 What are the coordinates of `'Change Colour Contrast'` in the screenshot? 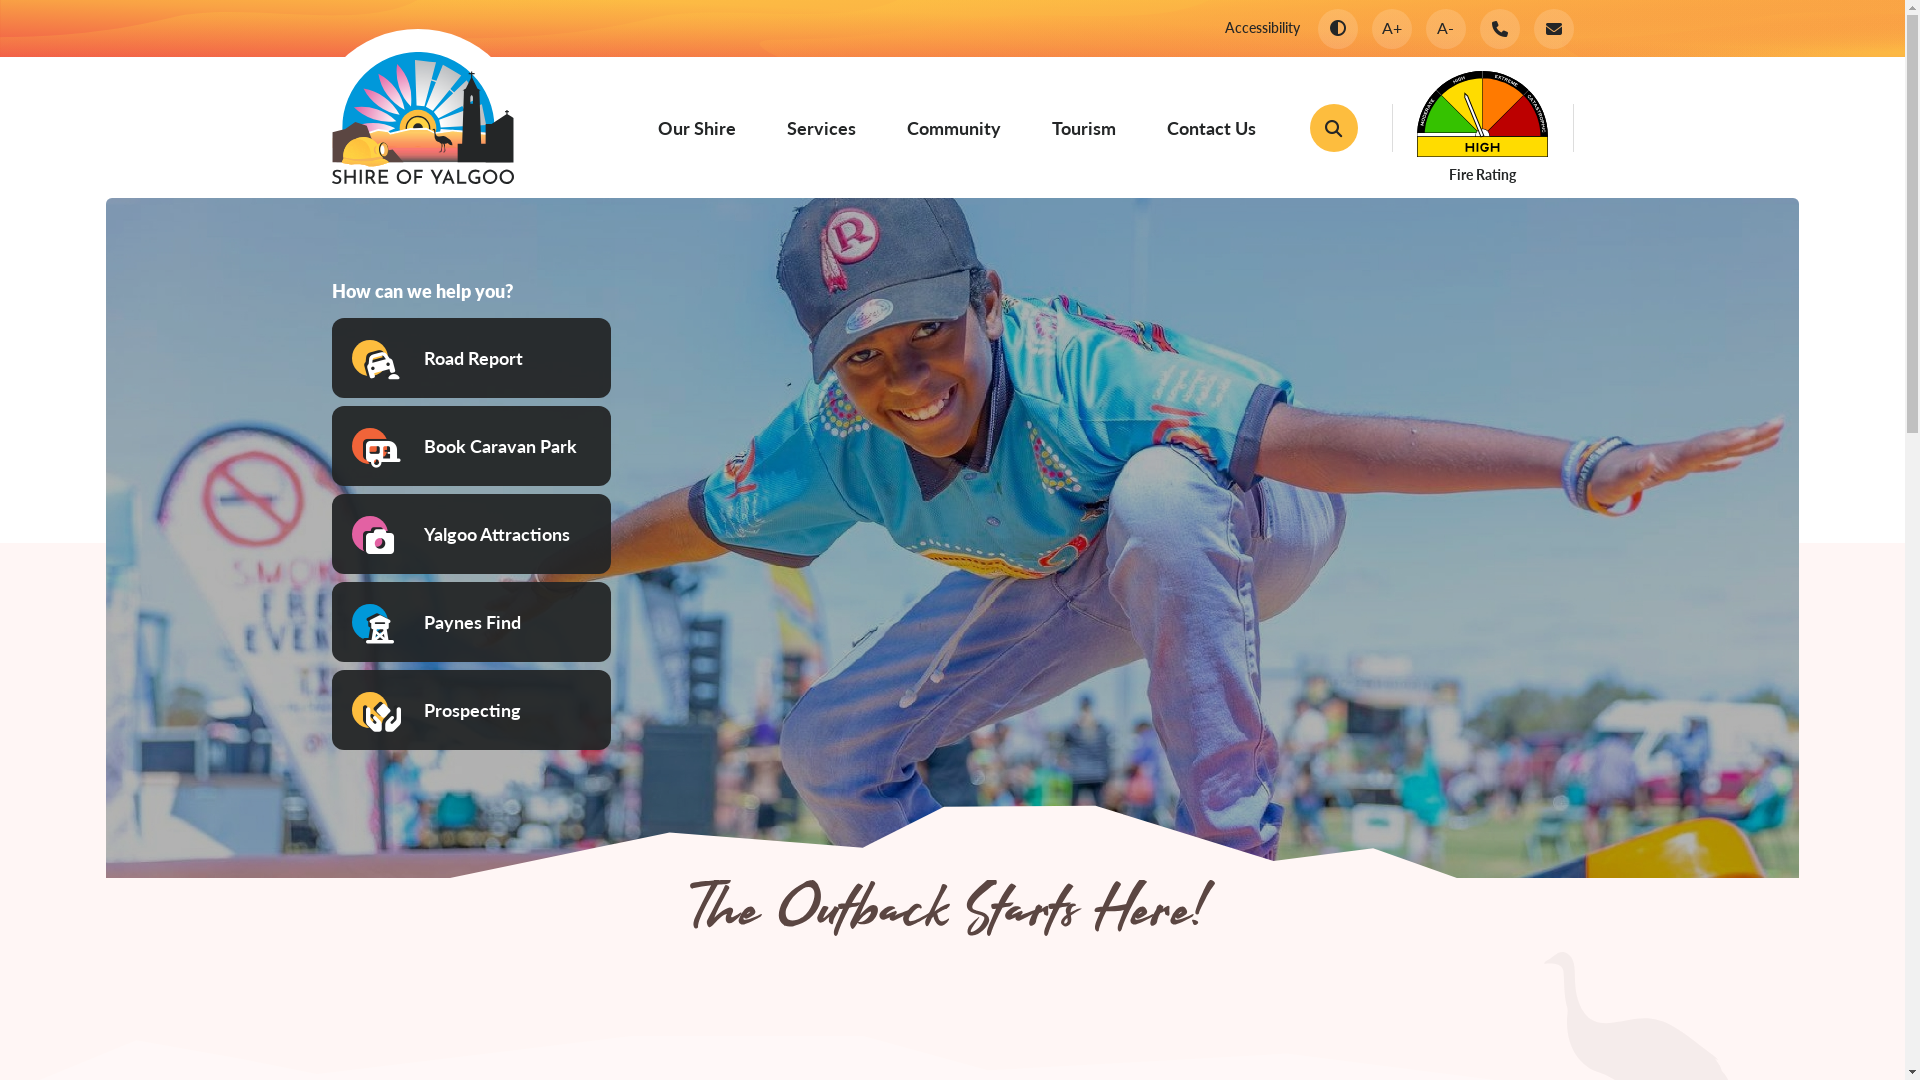 It's located at (1338, 27).